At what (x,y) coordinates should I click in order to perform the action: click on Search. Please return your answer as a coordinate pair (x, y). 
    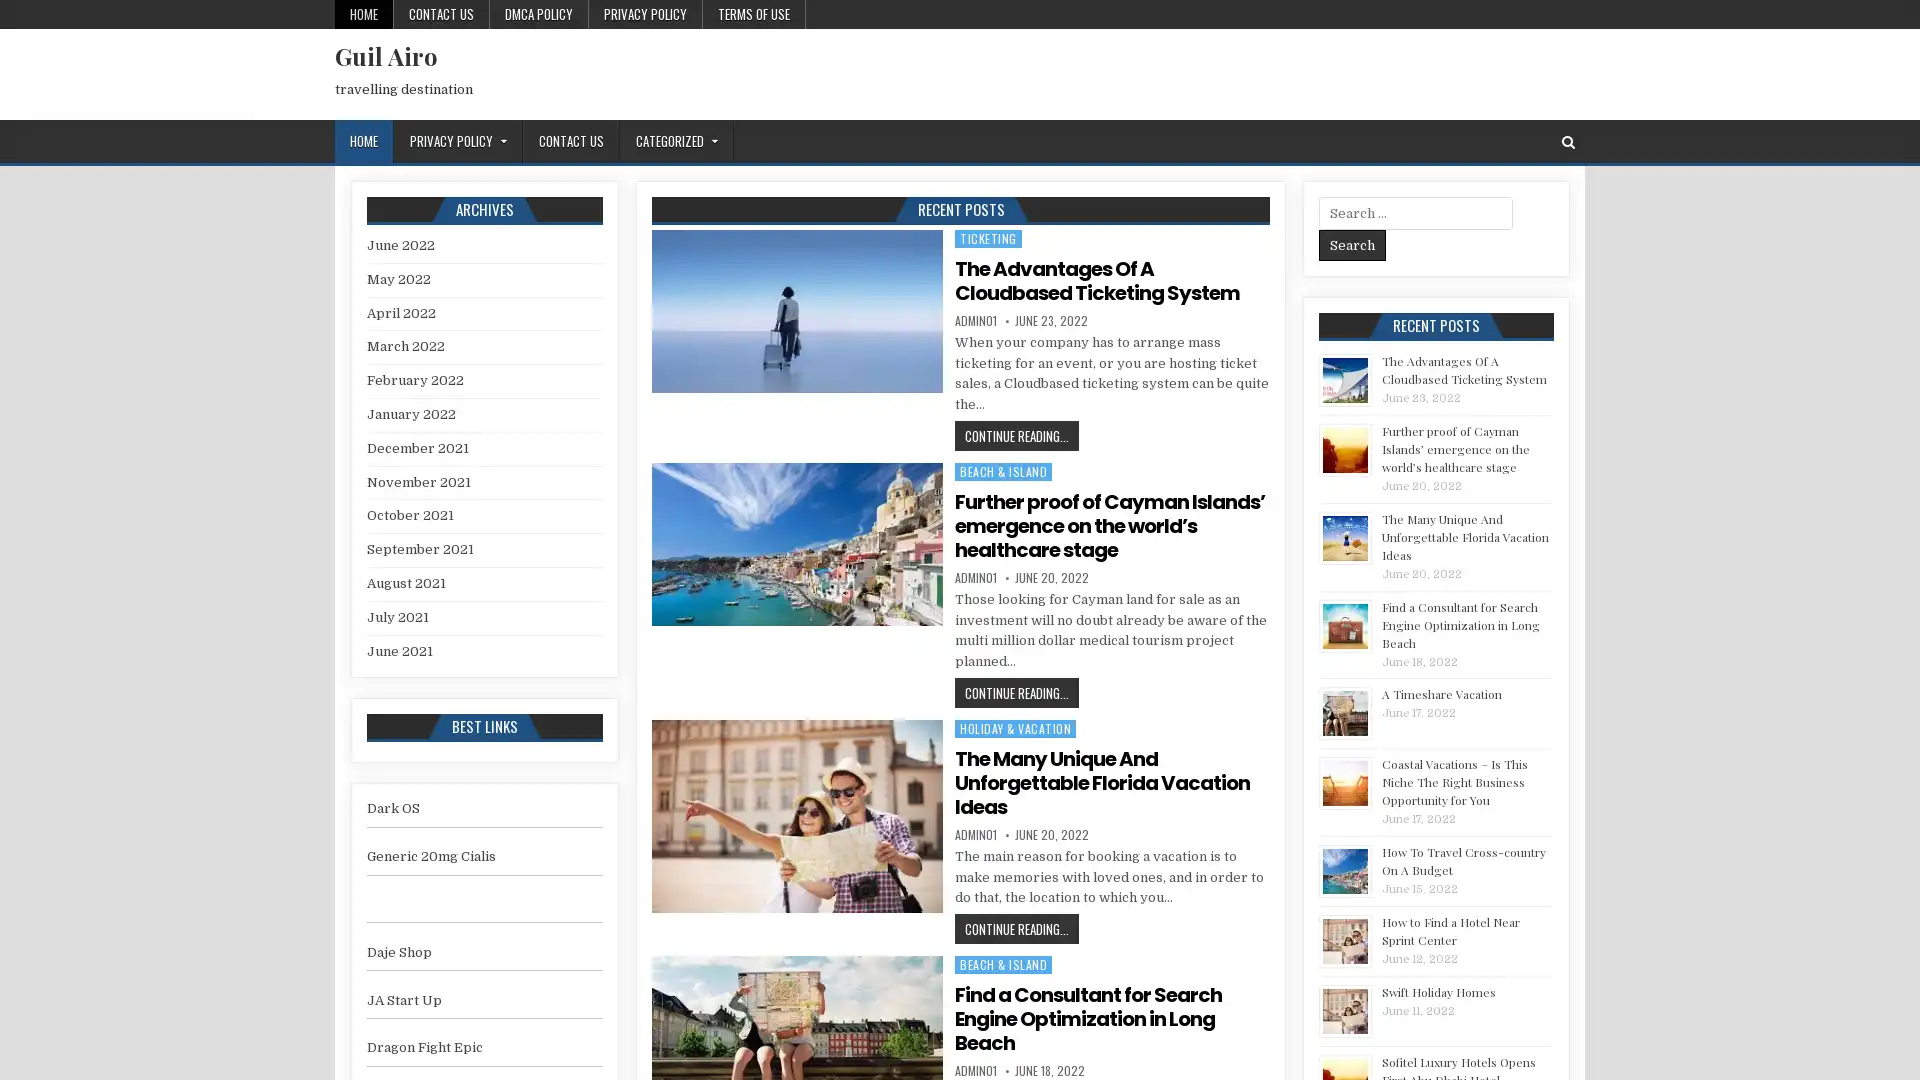
    Looking at the image, I should click on (1351, 244).